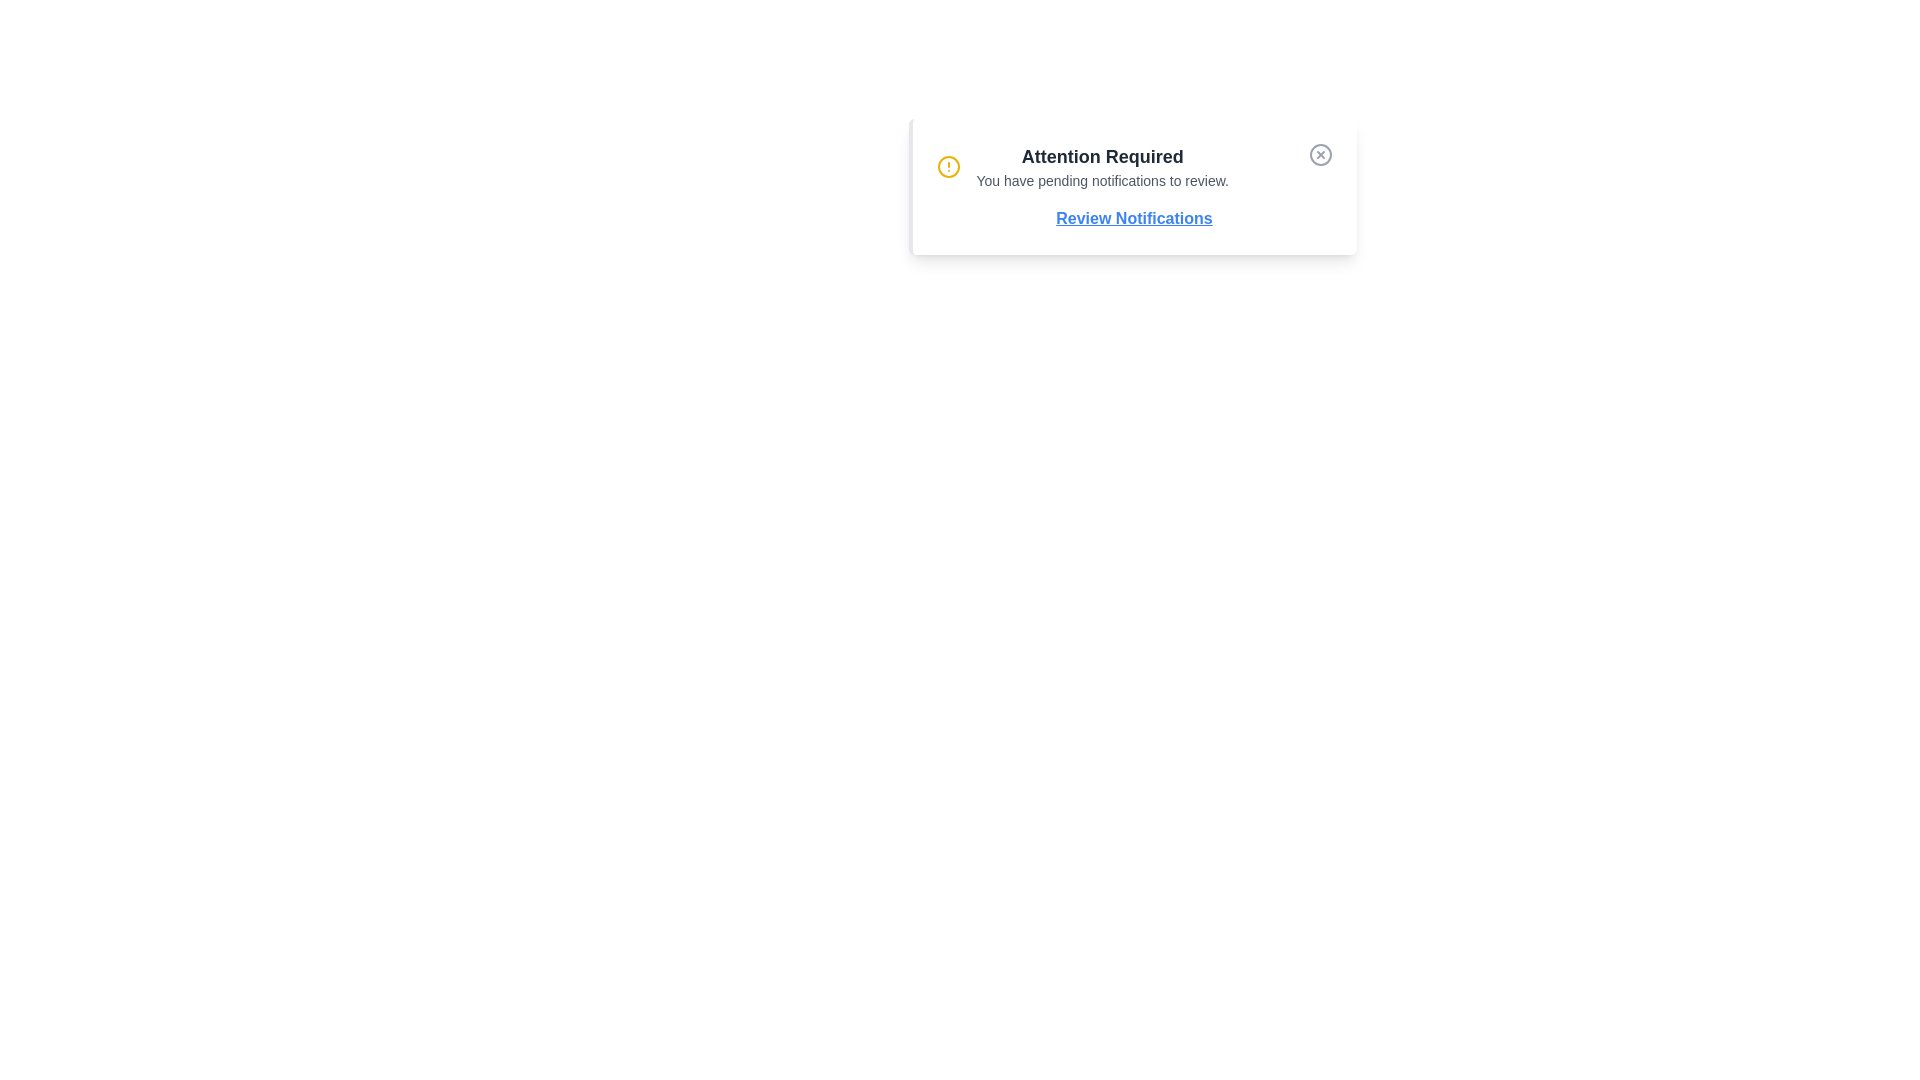  What do you see at coordinates (947, 165) in the screenshot?
I see `the outermost circular component of the icon with a yellow border and light yellow center, located to the left of the 'Attention Required' text in the notification banner` at bounding box center [947, 165].